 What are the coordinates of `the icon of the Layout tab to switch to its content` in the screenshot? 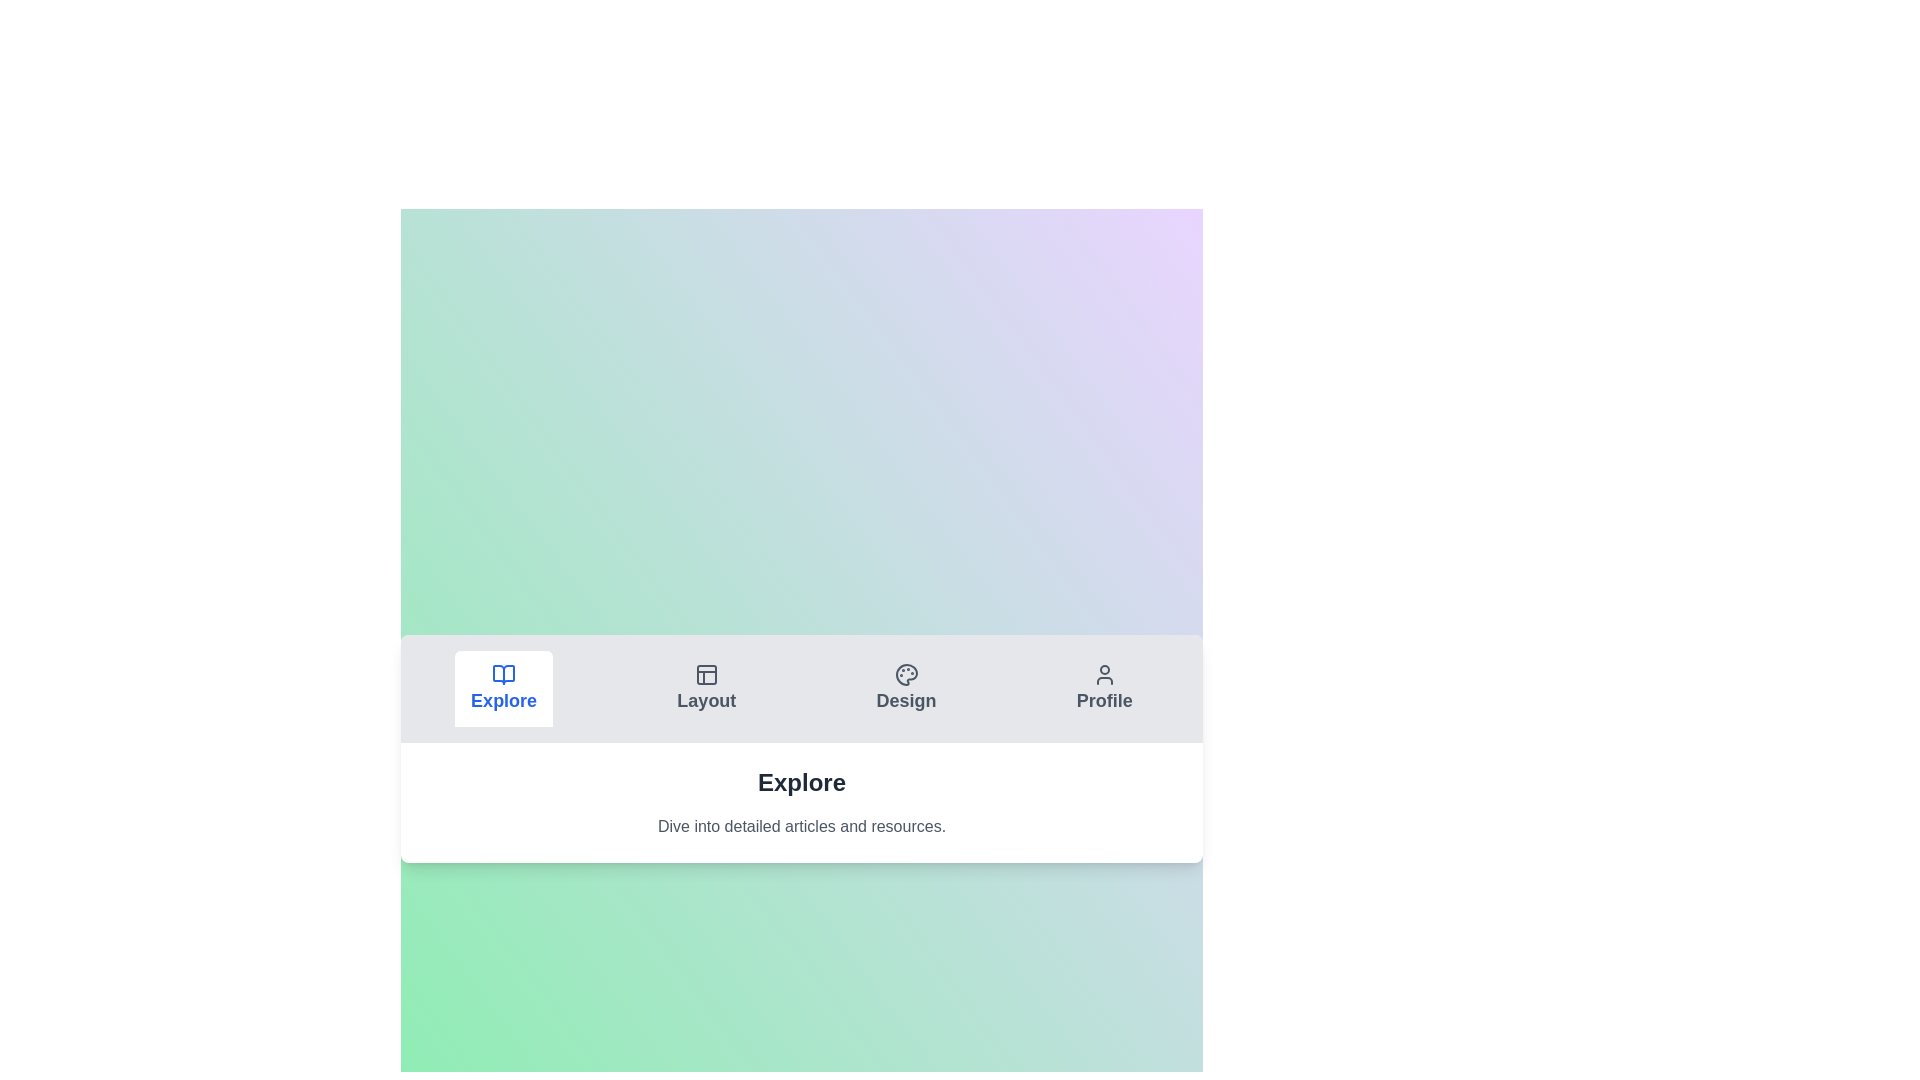 It's located at (706, 675).